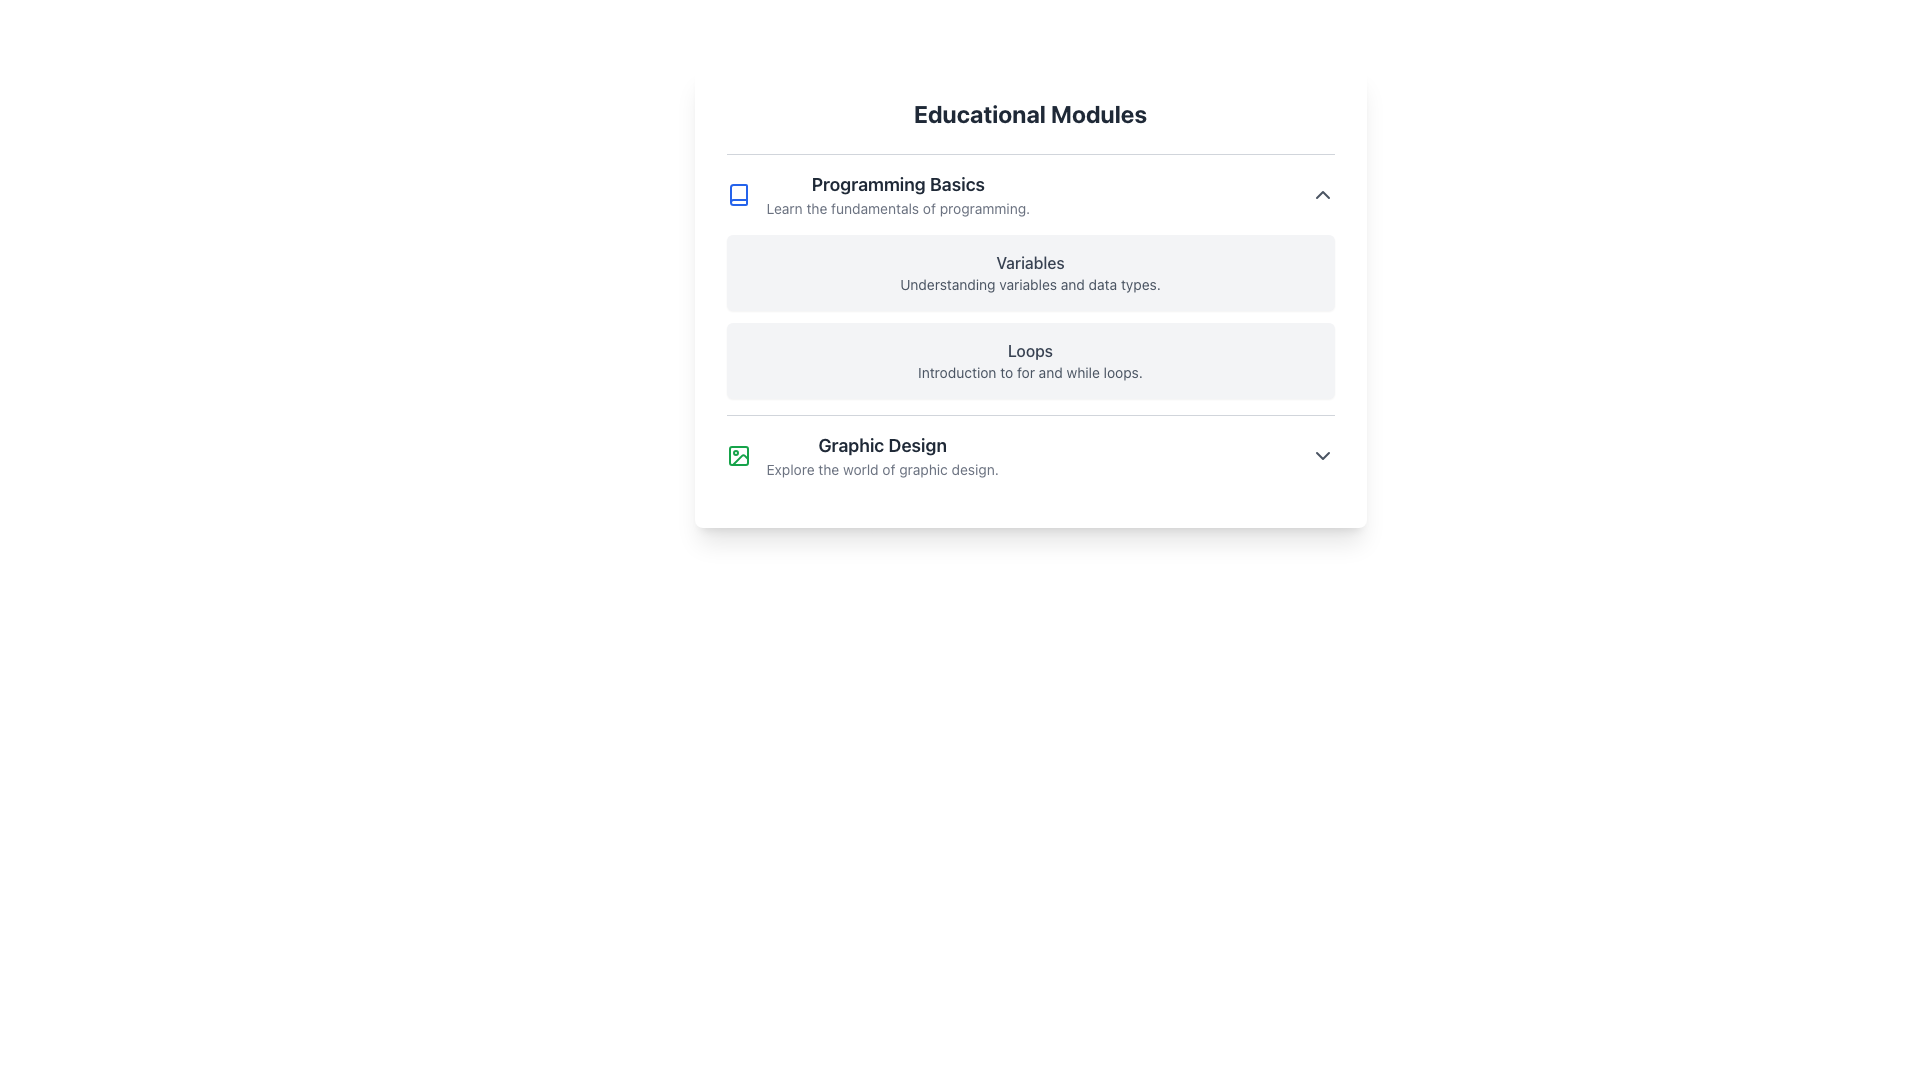 The image size is (1920, 1080). What do you see at coordinates (881, 455) in the screenshot?
I see `the informational text block titled 'Graphic Design' that displays the subtitle 'Explore the world of graphic design', located in the 'Educational Modules' section as the fourth module` at bounding box center [881, 455].